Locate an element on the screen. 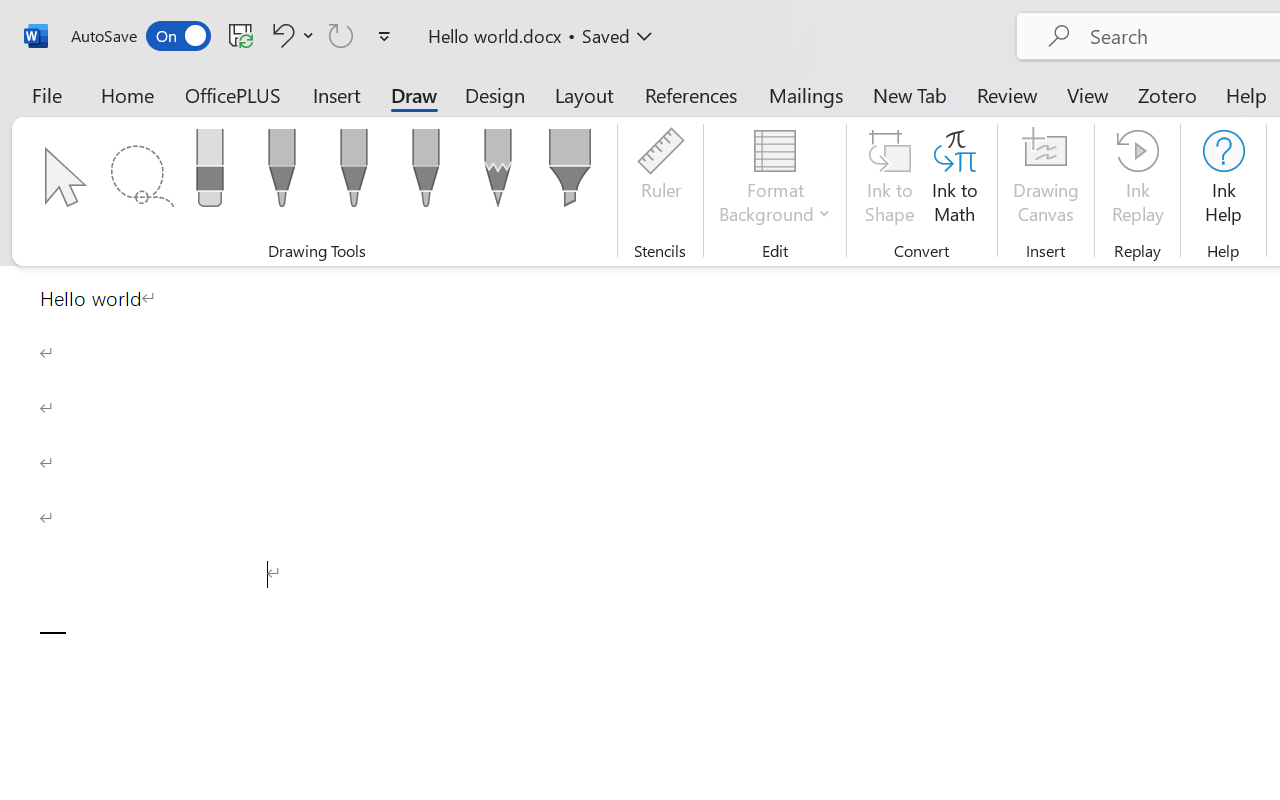 Image resolution: width=1280 pixels, height=800 pixels. 'Drawing Canvas' is located at coordinates (1045, 179).